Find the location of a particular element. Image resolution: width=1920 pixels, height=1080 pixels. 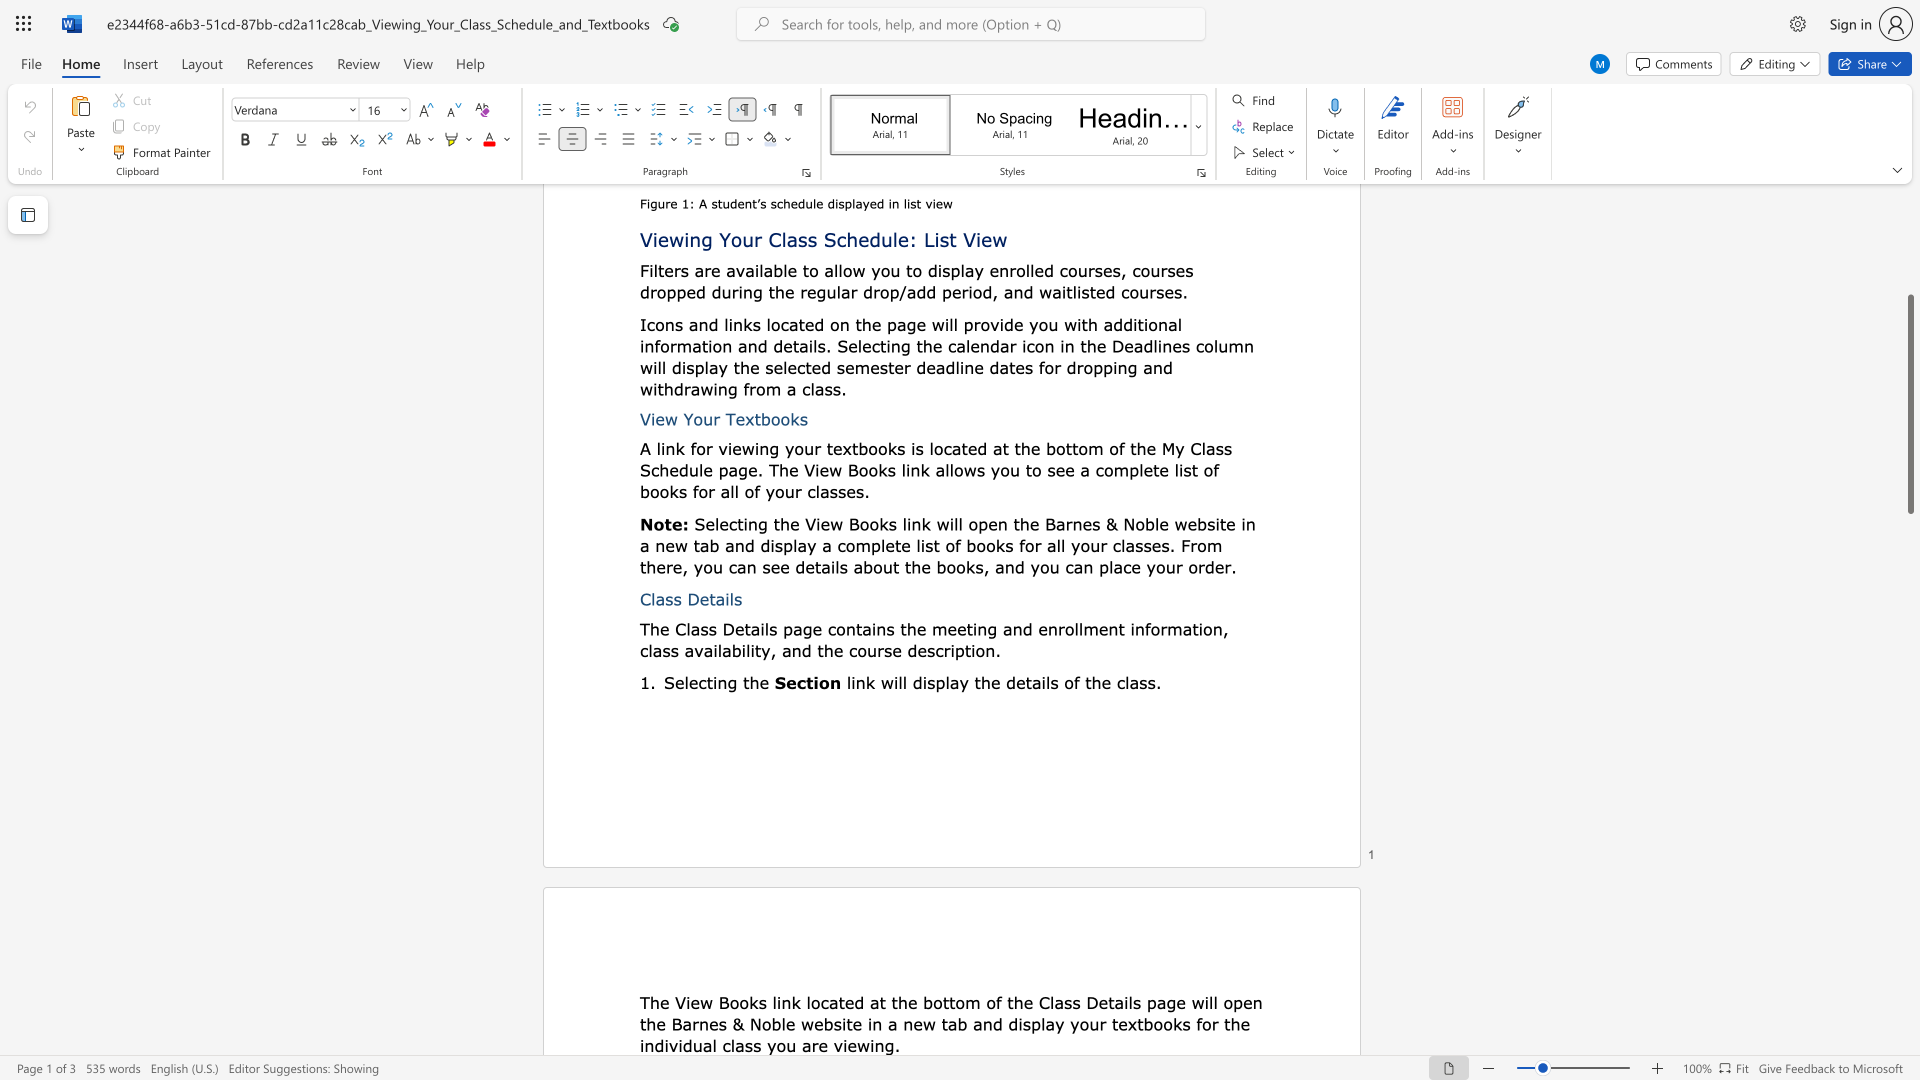

the scrollbar and move up 380 pixels is located at coordinates (1909, 404).